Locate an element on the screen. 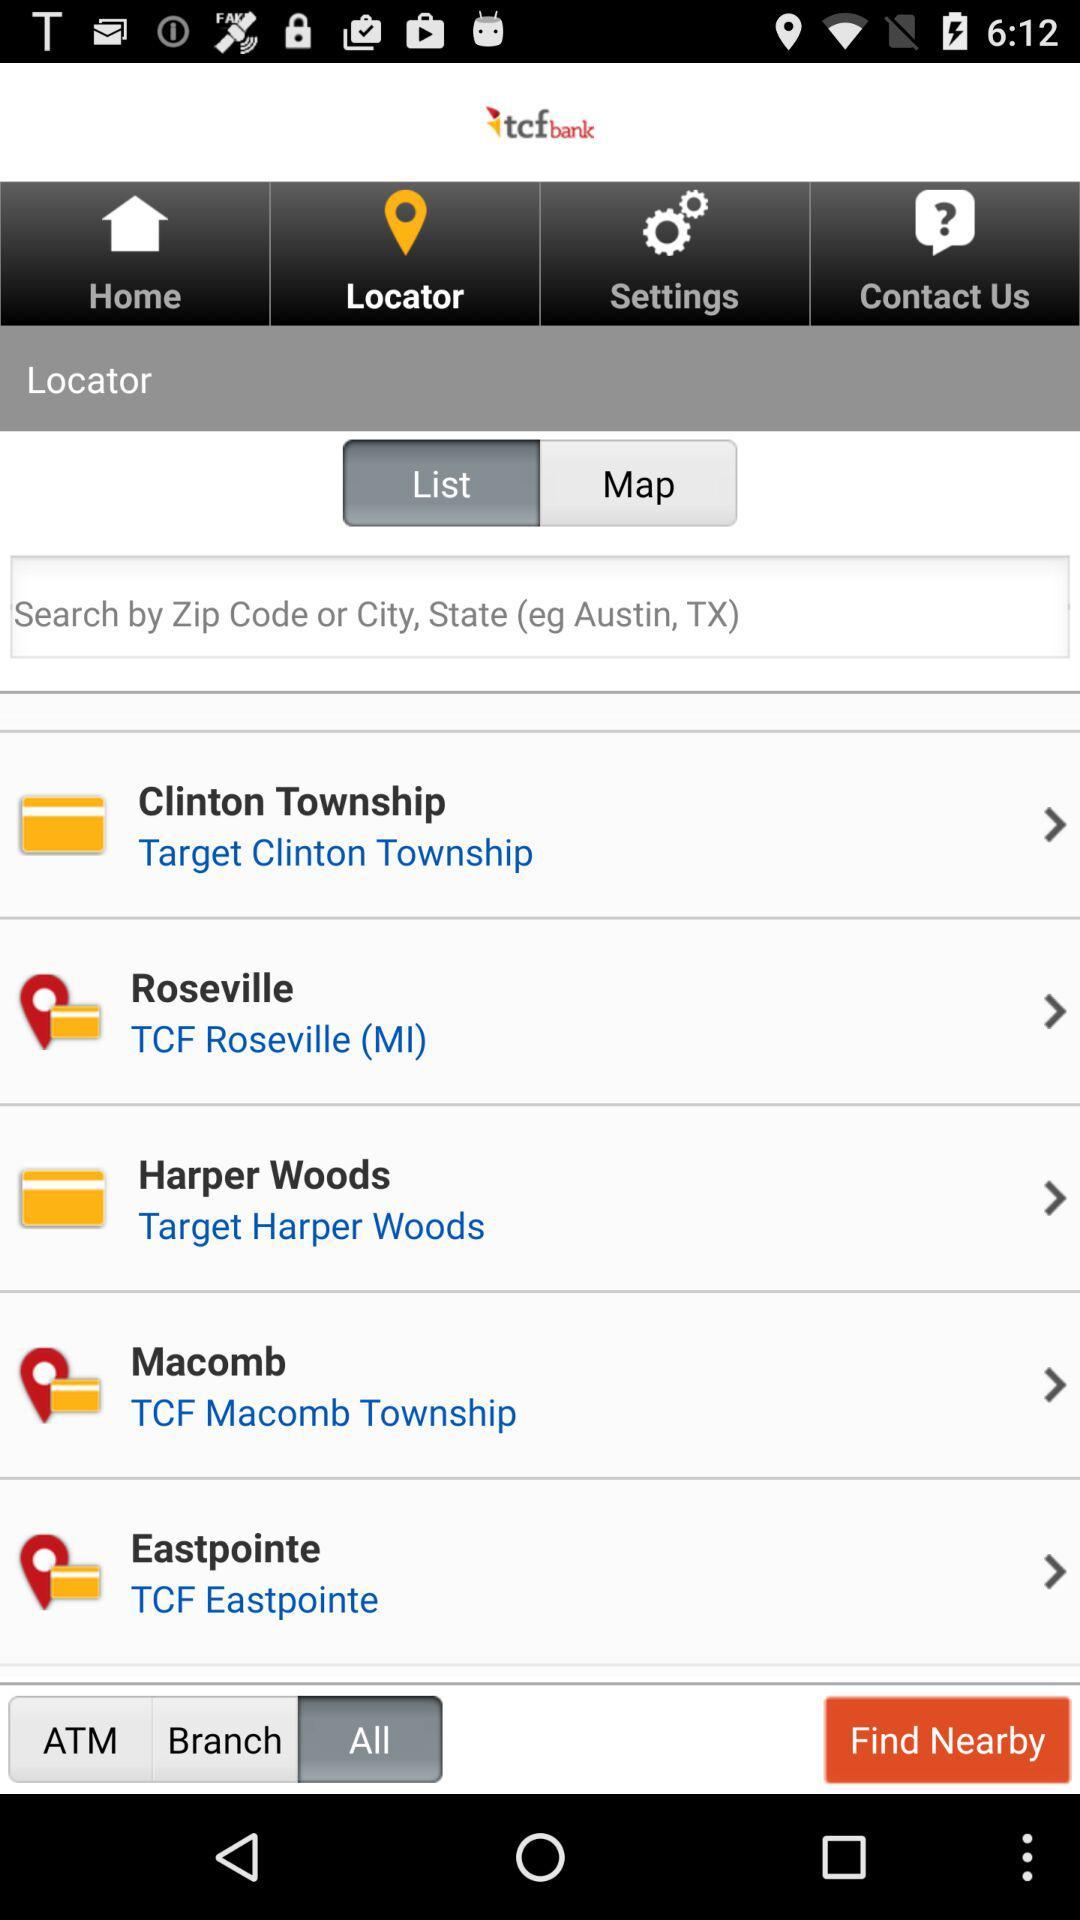 This screenshot has height=1920, width=1080. item next to the branch is located at coordinates (79, 1738).